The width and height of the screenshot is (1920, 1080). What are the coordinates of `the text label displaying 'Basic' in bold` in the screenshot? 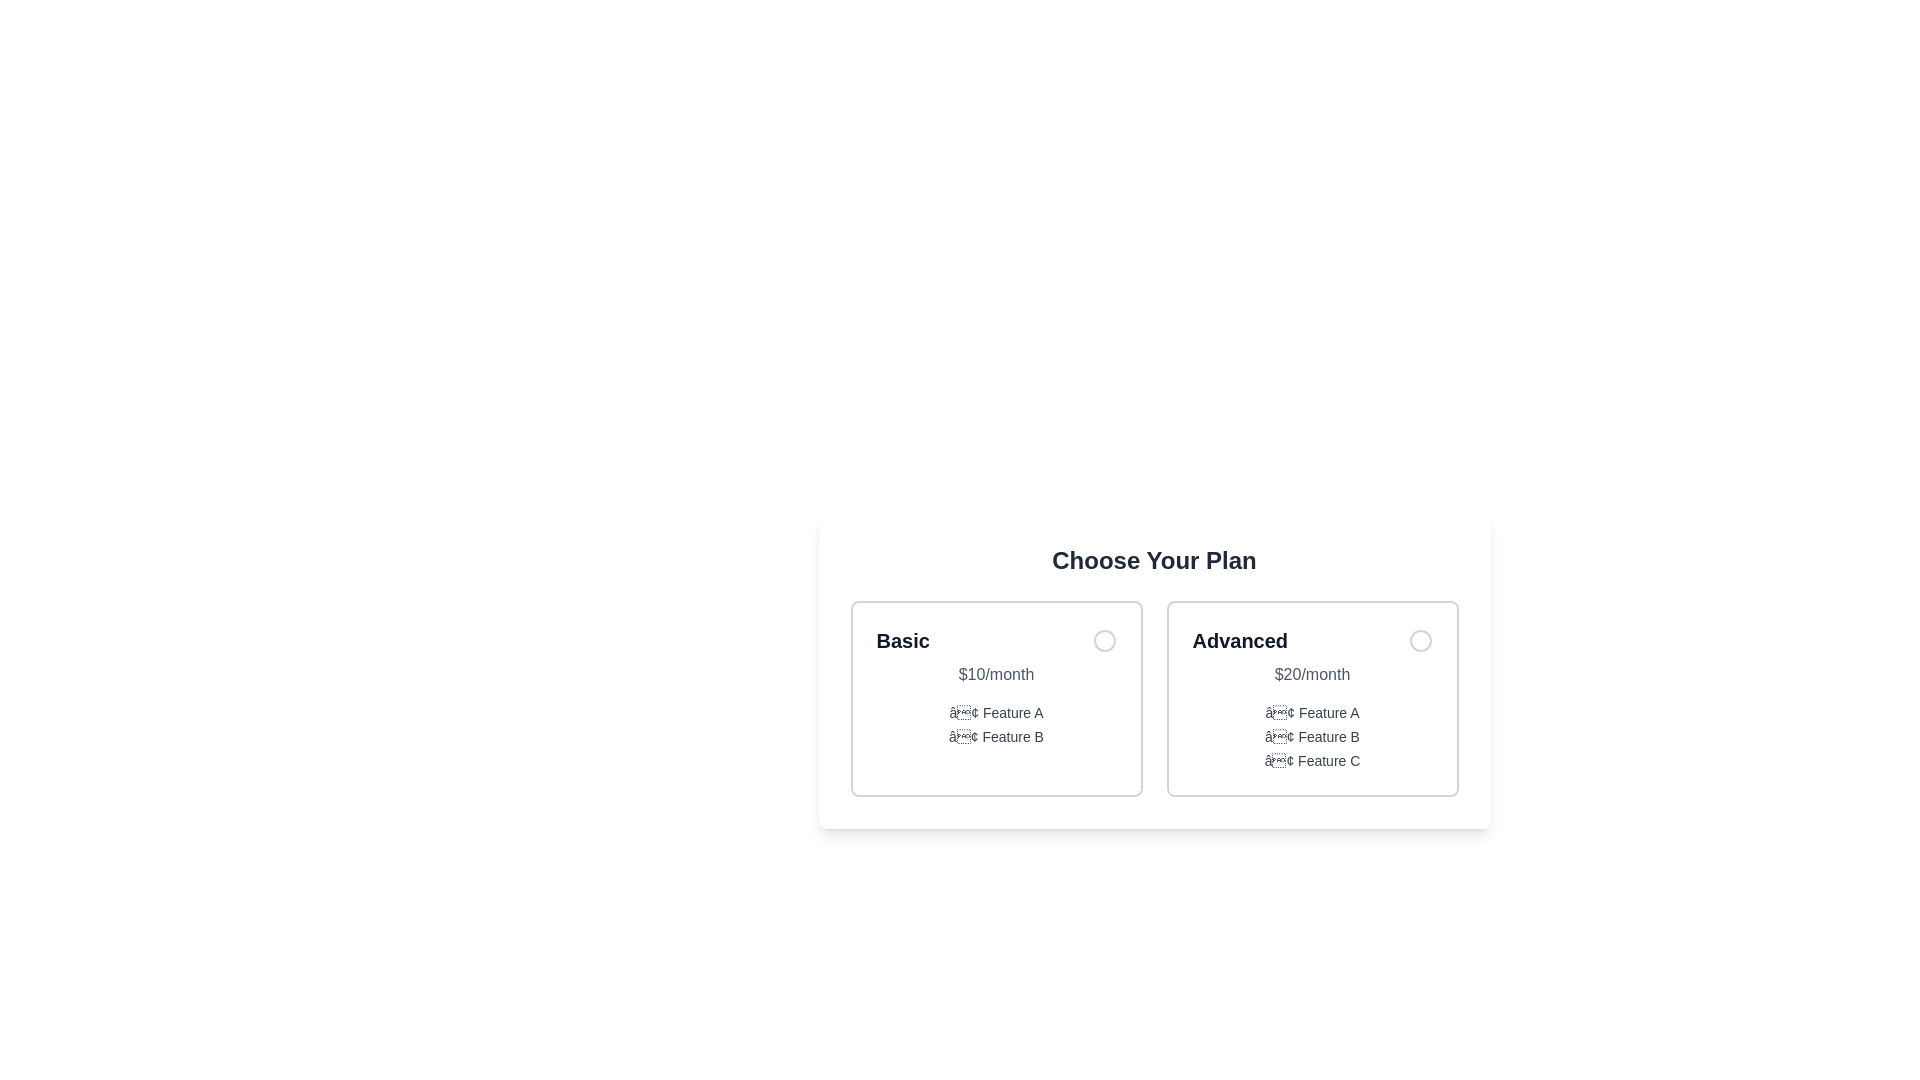 It's located at (902, 640).